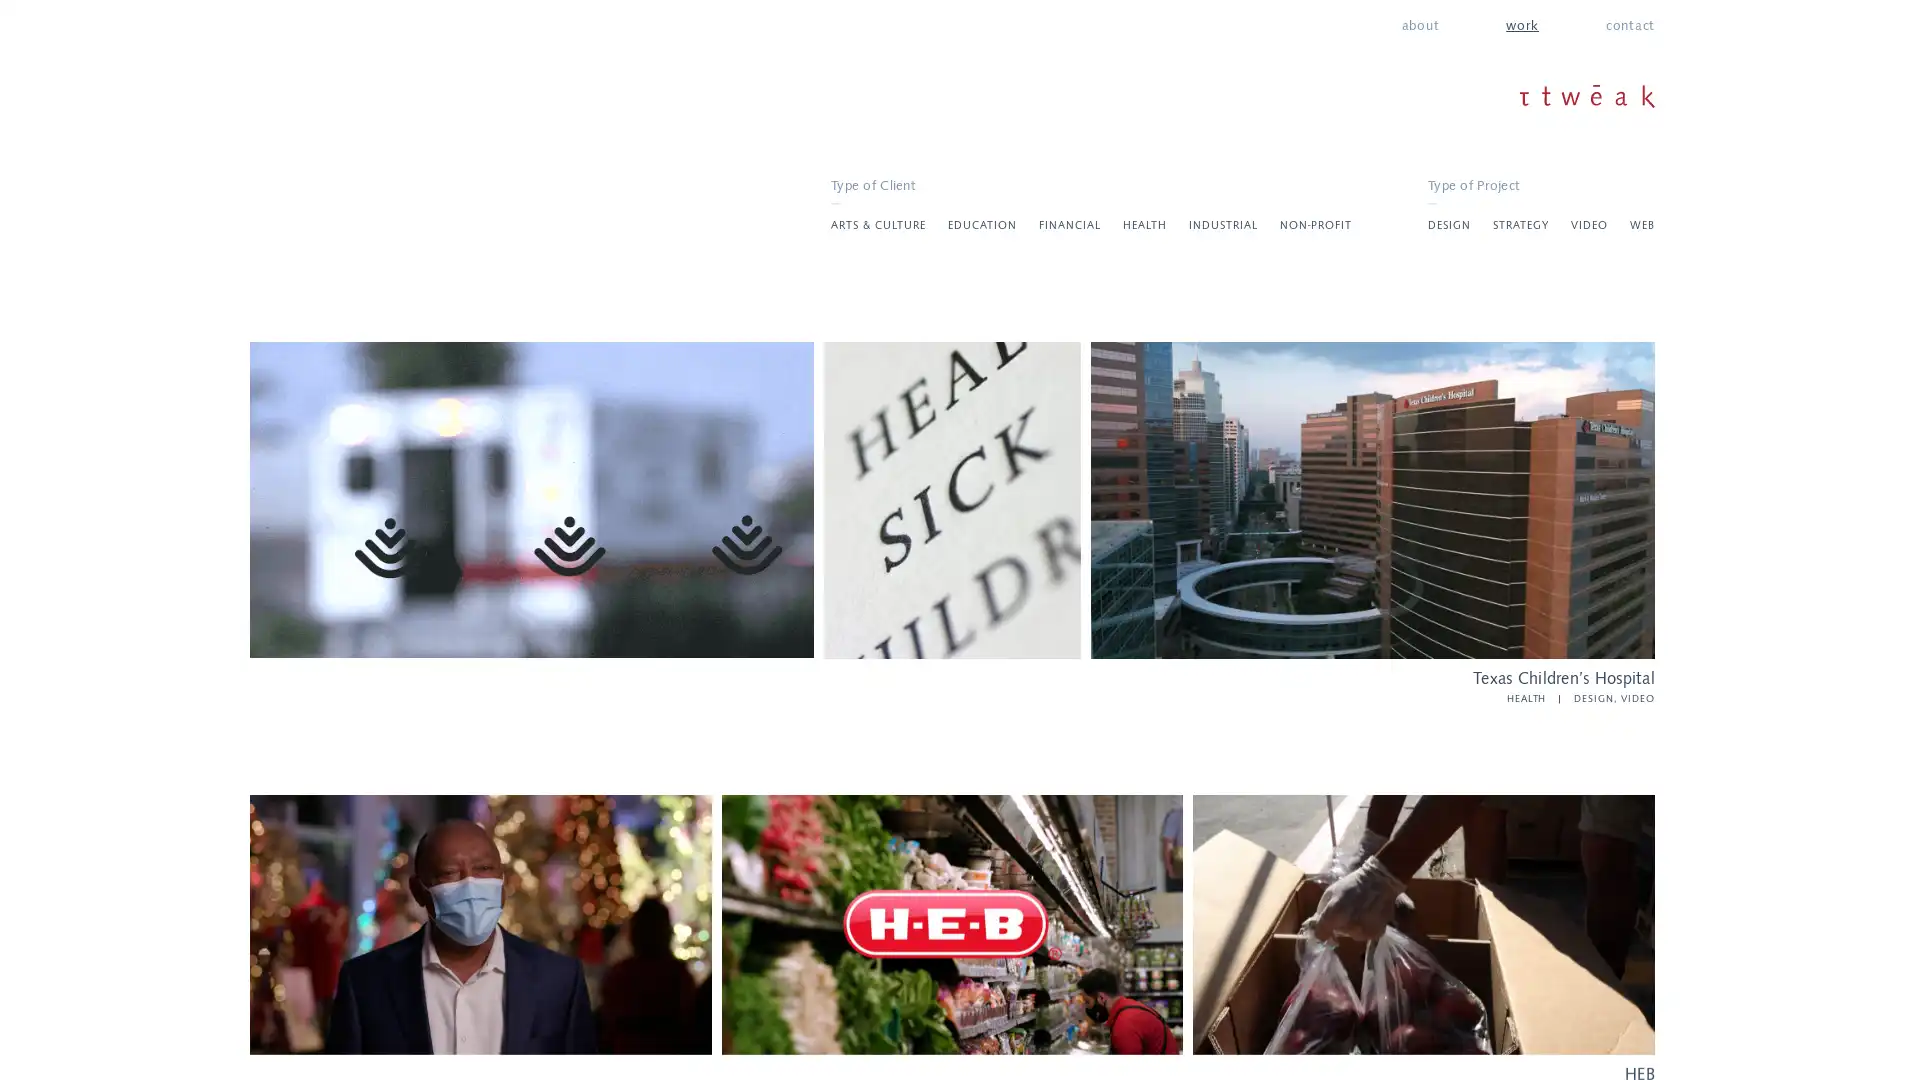 This screenshot has height=1080, width=1920. What do you see at coordinates (1315, 225) in the screenshot?
I see `NON-PROFIT` at bounding box center [1315, 225].